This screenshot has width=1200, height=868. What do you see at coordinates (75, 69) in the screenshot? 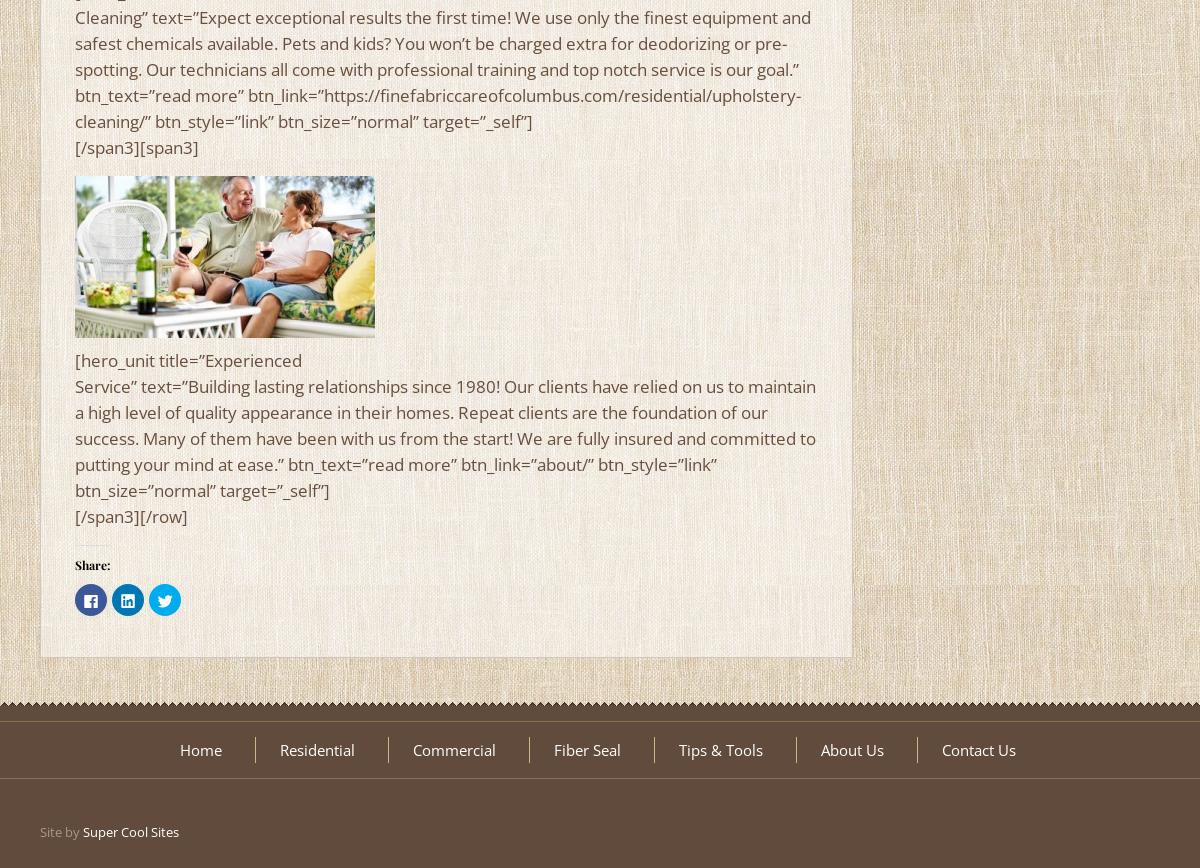
I see `'Cleaning” text=”Expect exceptional results the first time! We use only the finest equipment and safest chemicals available. Pets and kids? You won’t be charged extra for deodorizing or pre-spotting. Our technicians all come with professional training and top notch service is our goal.” btn_text=”read more” btn_link=”https://finefabriccareofcolumbus.com/residential/upholstery-cleaning/” btn_style=”link” btn_size=”normal” target=”_self”]'` at bounding box center [75, 69].